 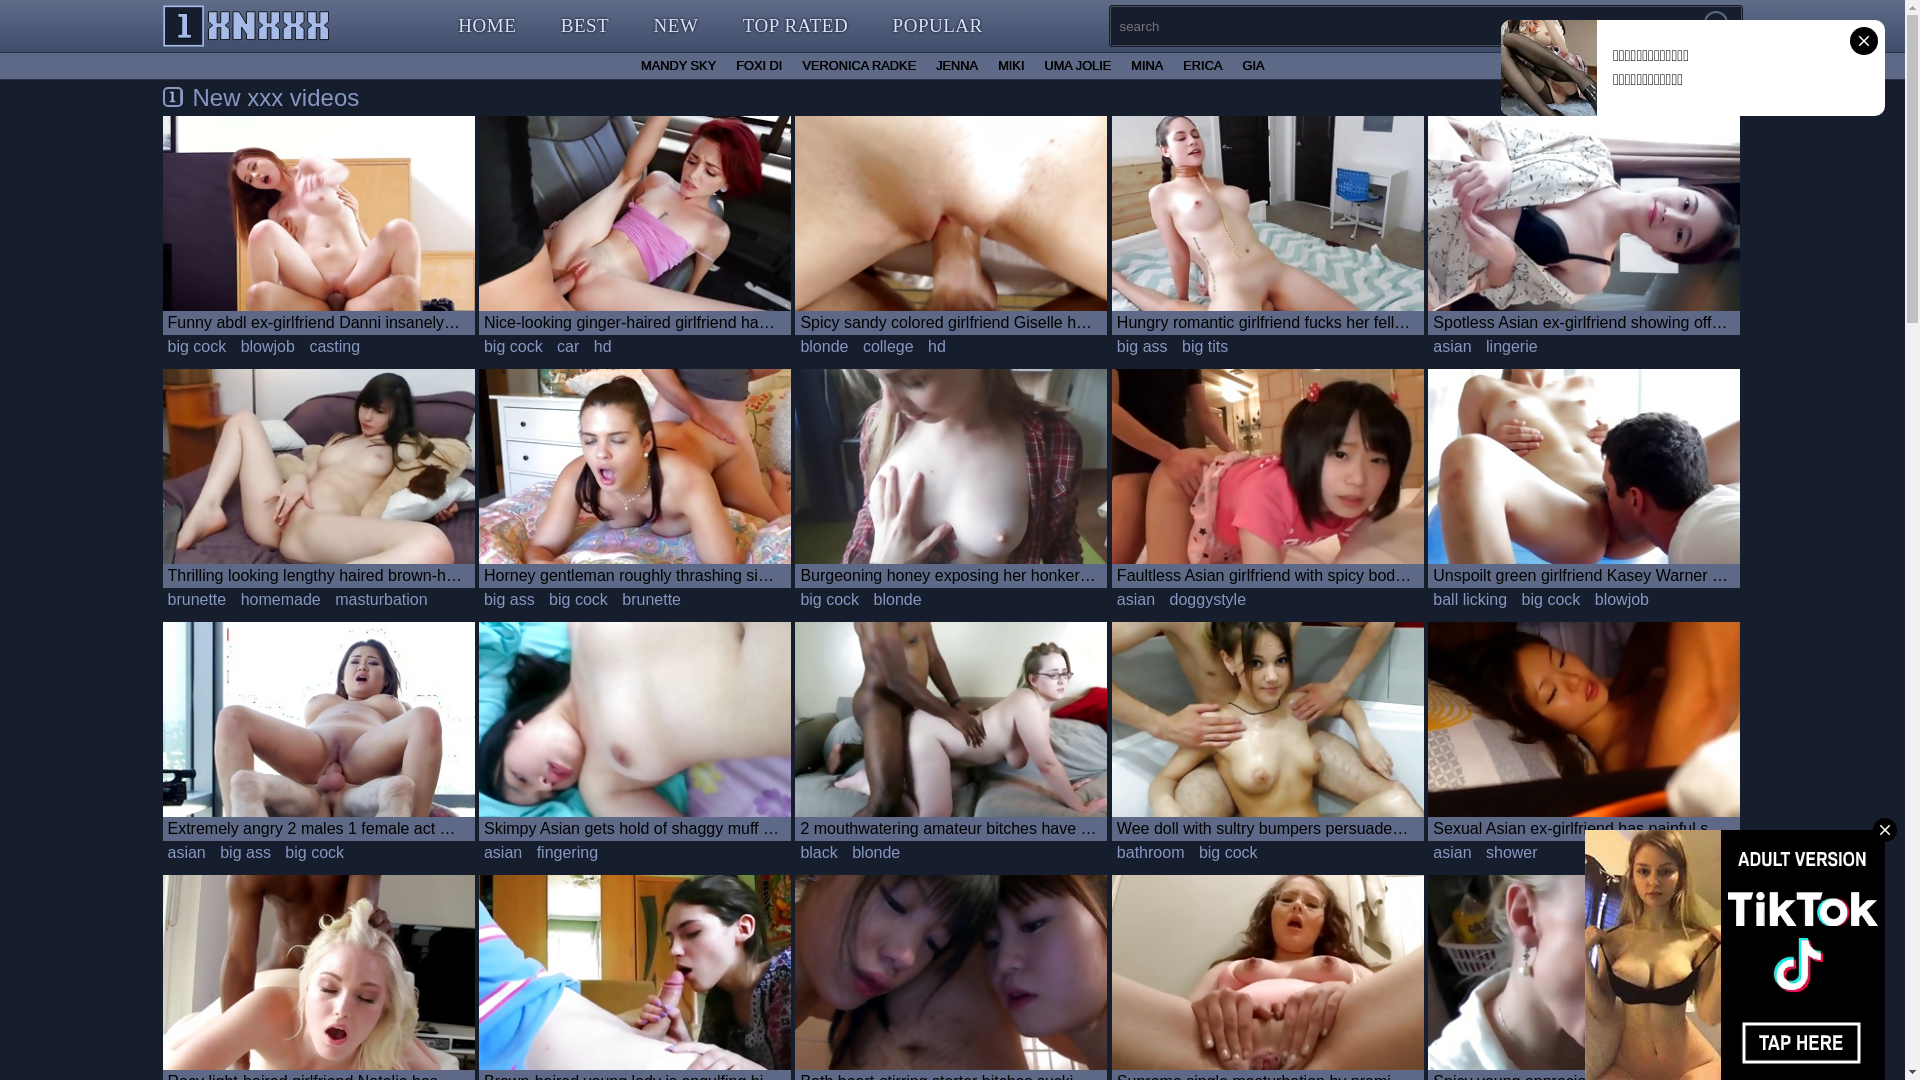 I want to click on 'ball licking', so click(x=1469, y=599).